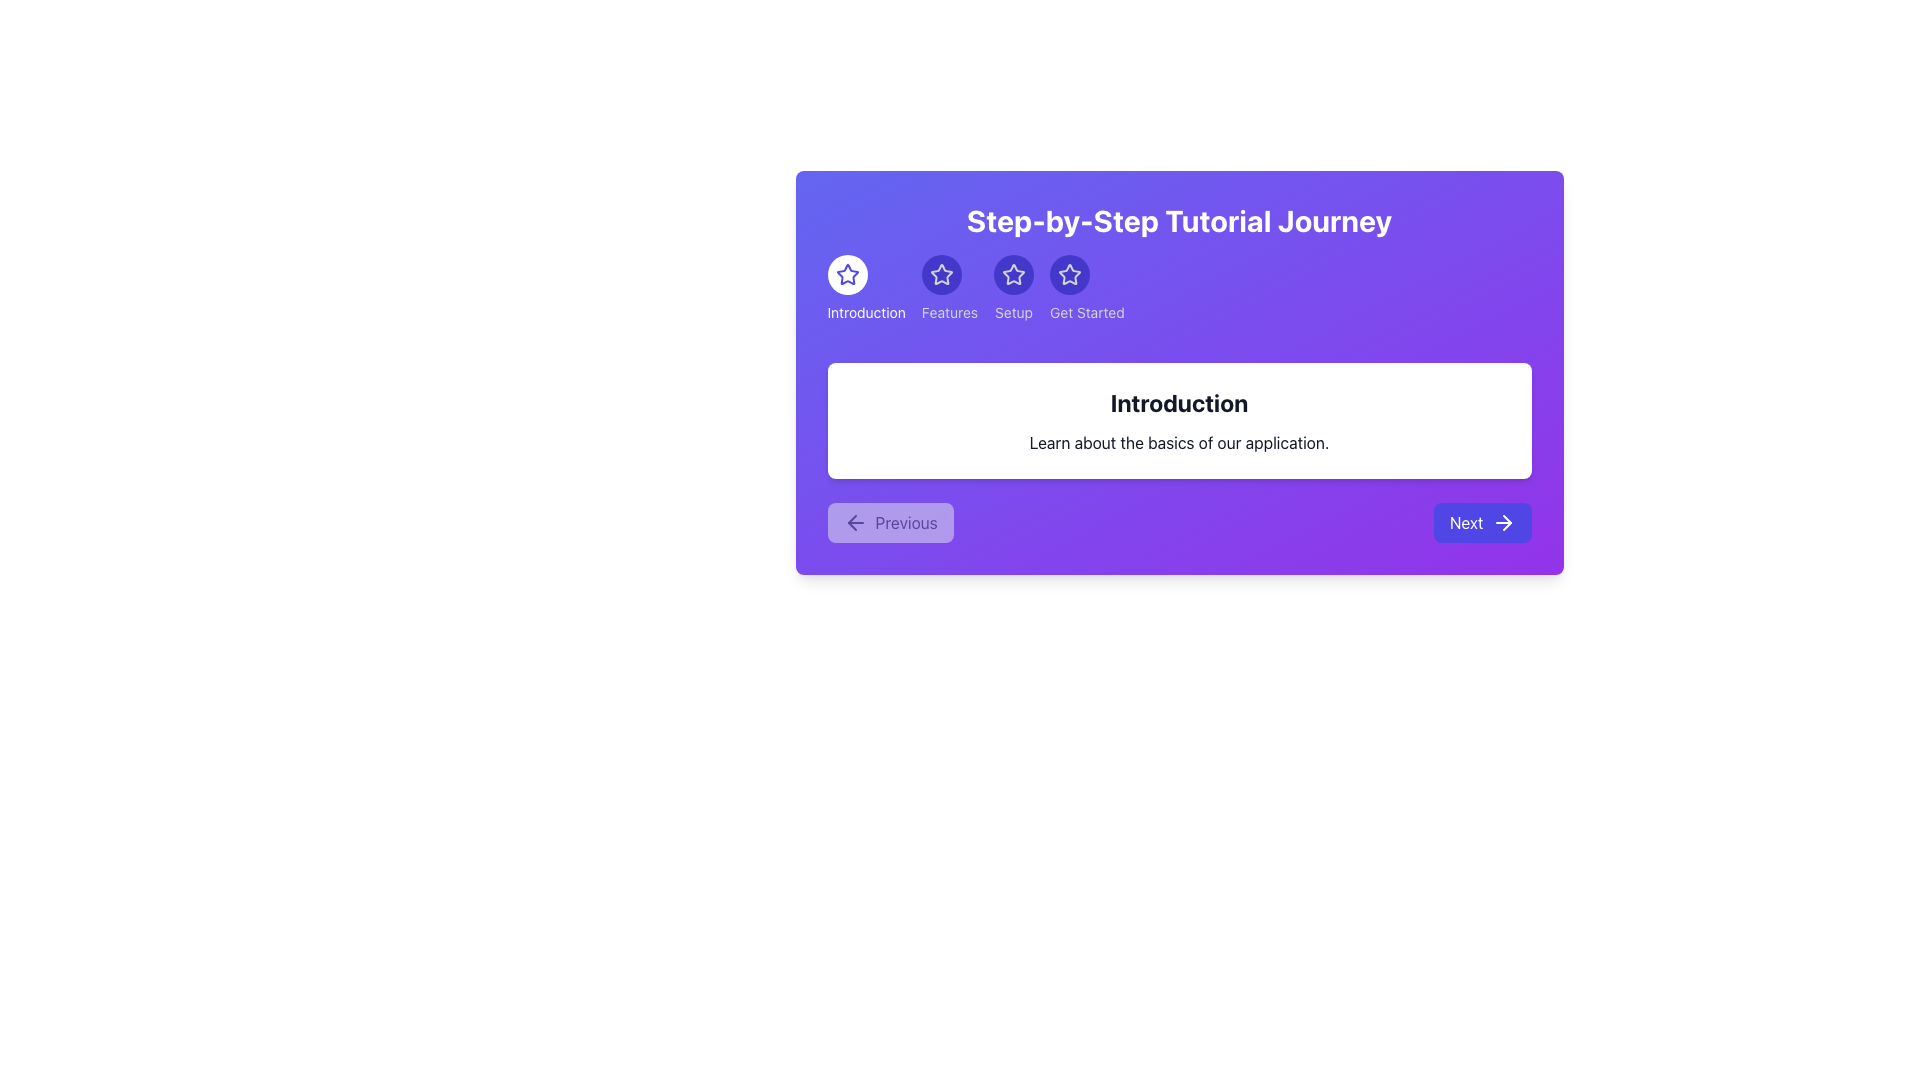 The width and height of the screenshot is (1920, 1080). What do you see at coordinates (866, 289) in the screenshot?
I see `the 'Introduction' step indicator, which is the first element in a row of navigation items near the top of the purple panel` at bounding box center [866, 289].